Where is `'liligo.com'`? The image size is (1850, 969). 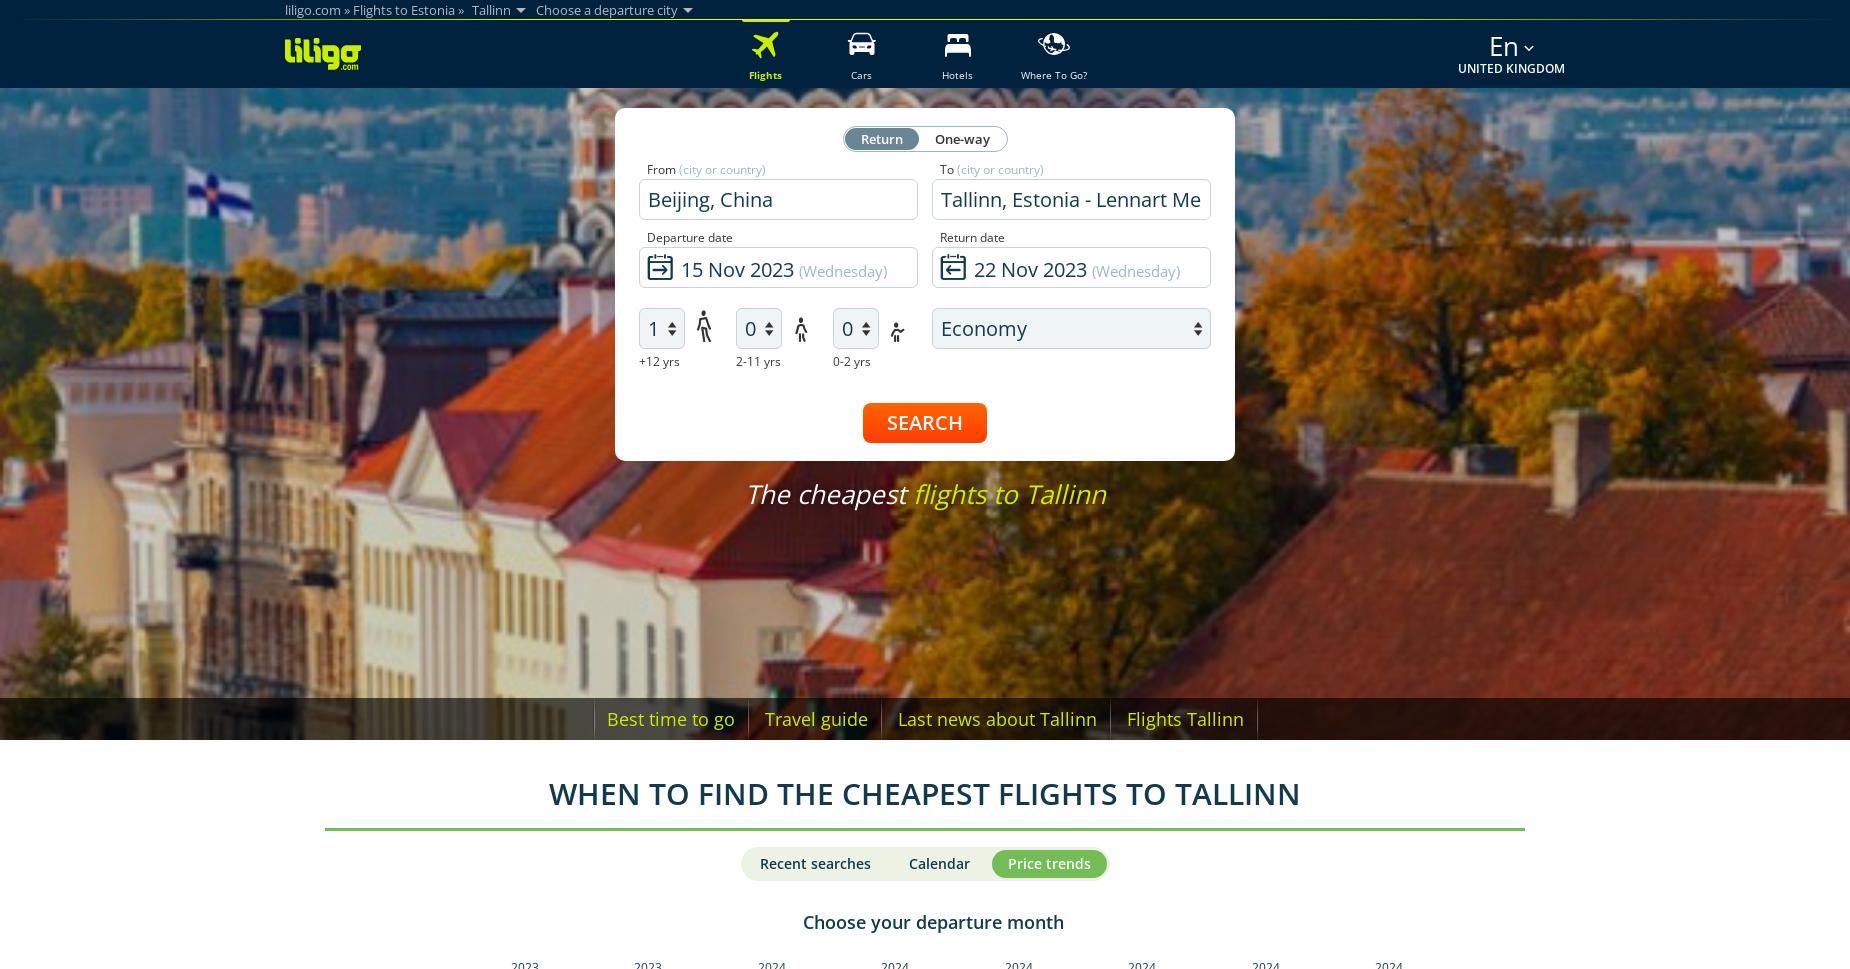 'liligo.com' is located at coordinates (284, 9).